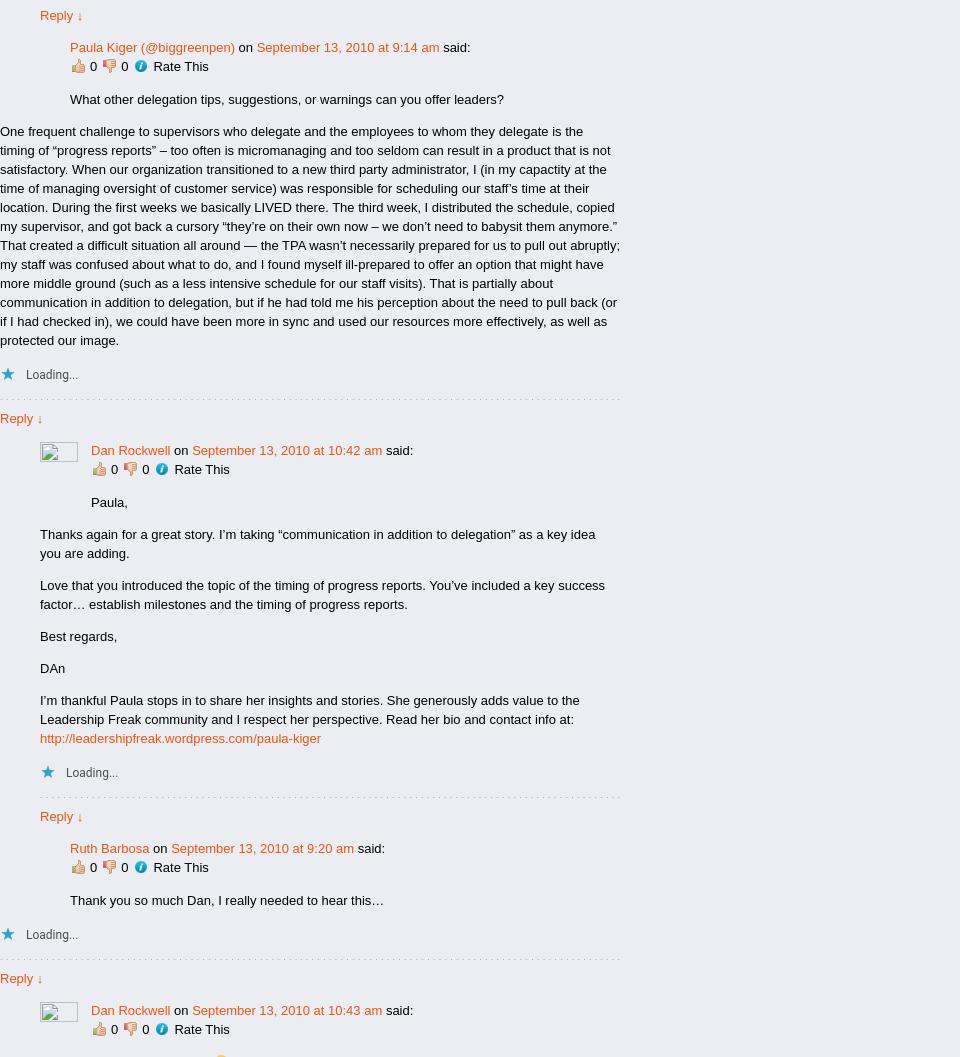 The width and height of the screenshot is (960, 1057). I want to click on 'DAn', so click(51, 668).